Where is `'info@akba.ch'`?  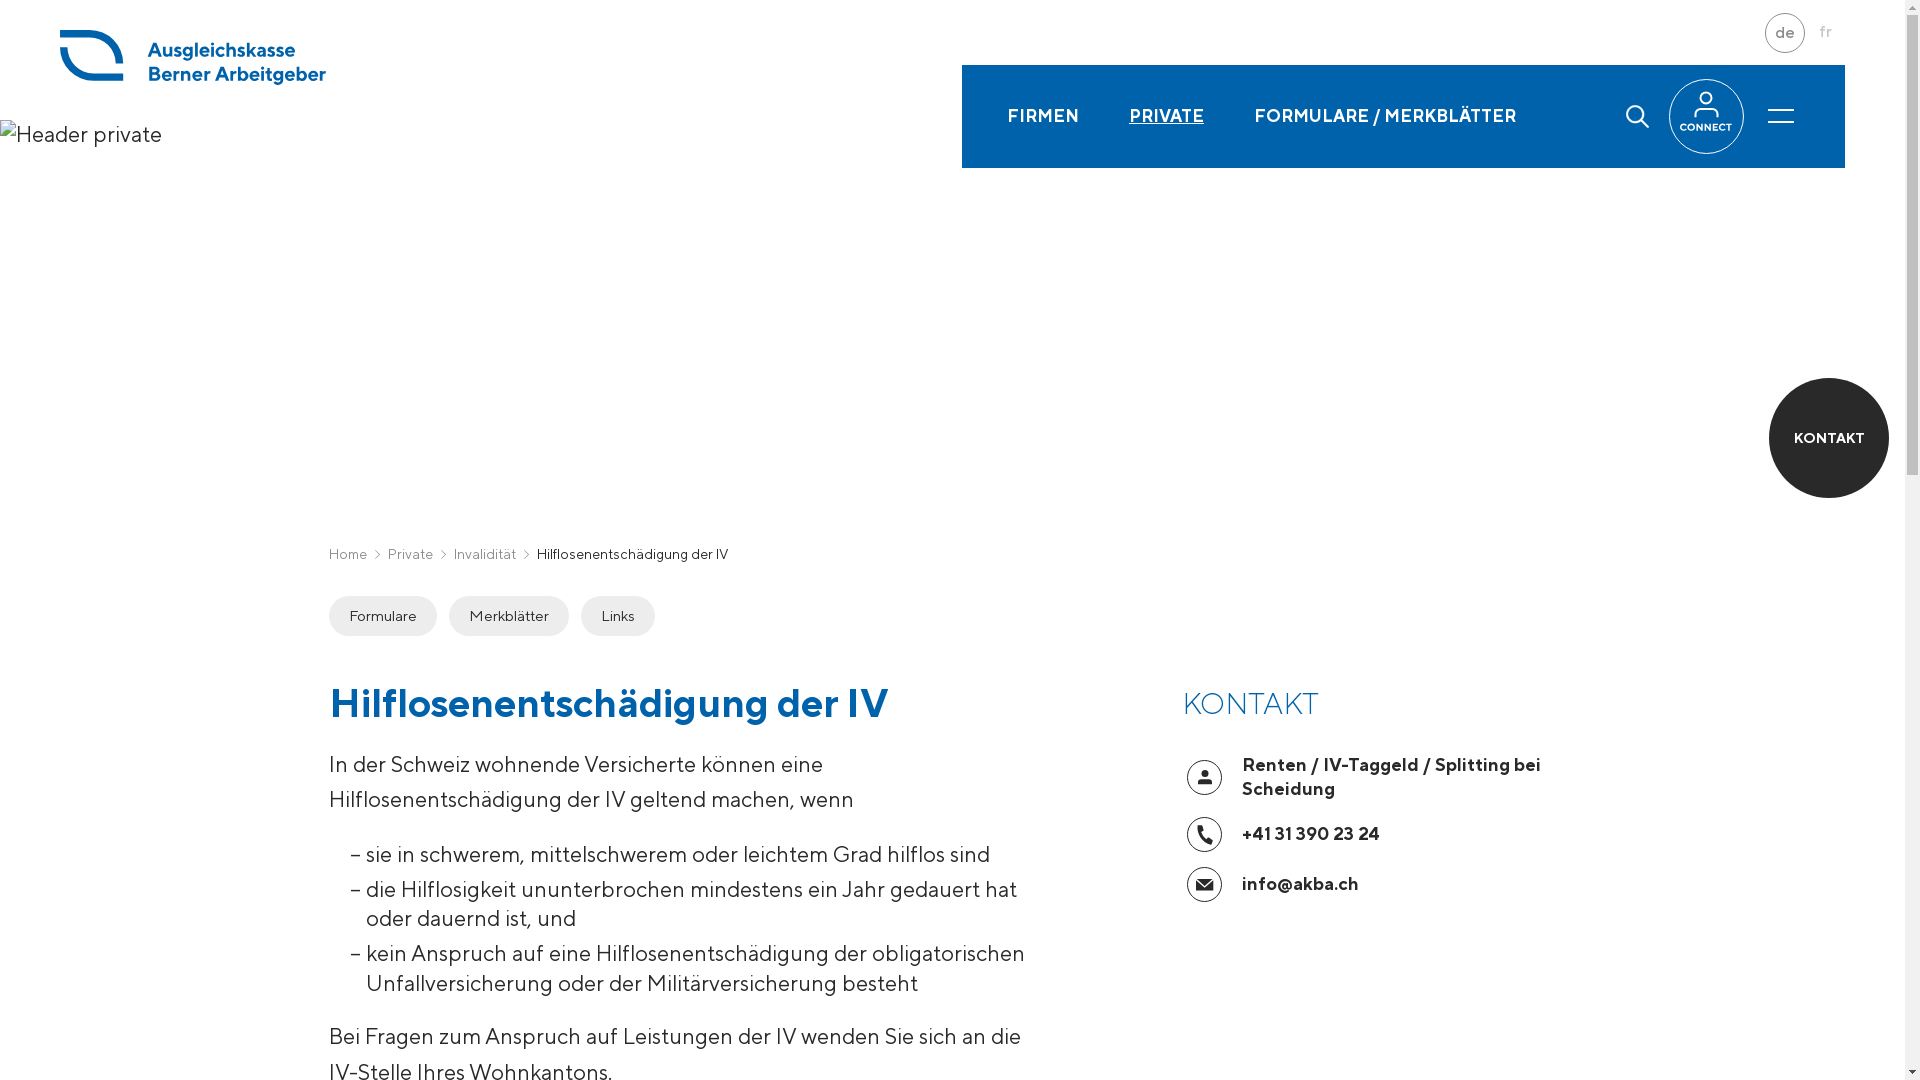
'info@akba.ch' is located at coordinates (1300, 882).